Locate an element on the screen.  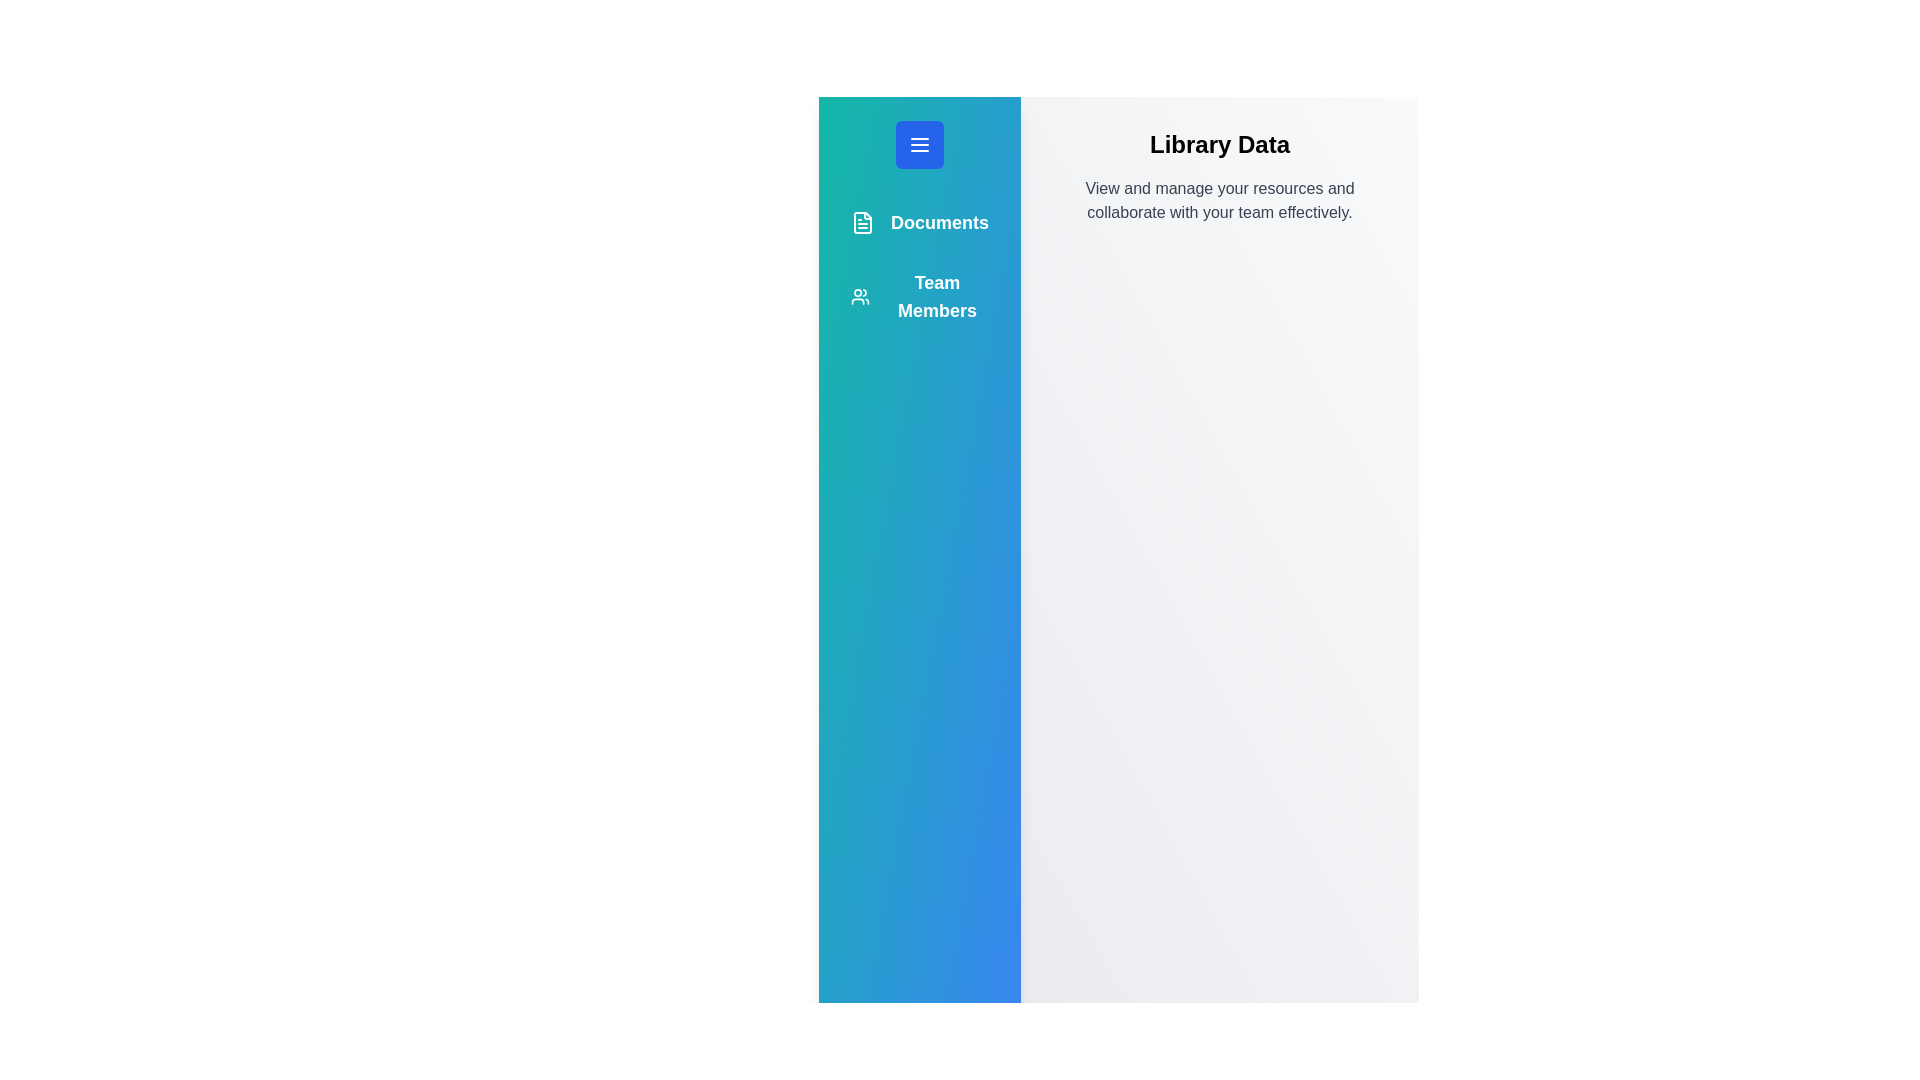
the library section labeled Documents is located at coordinates (919, 223).